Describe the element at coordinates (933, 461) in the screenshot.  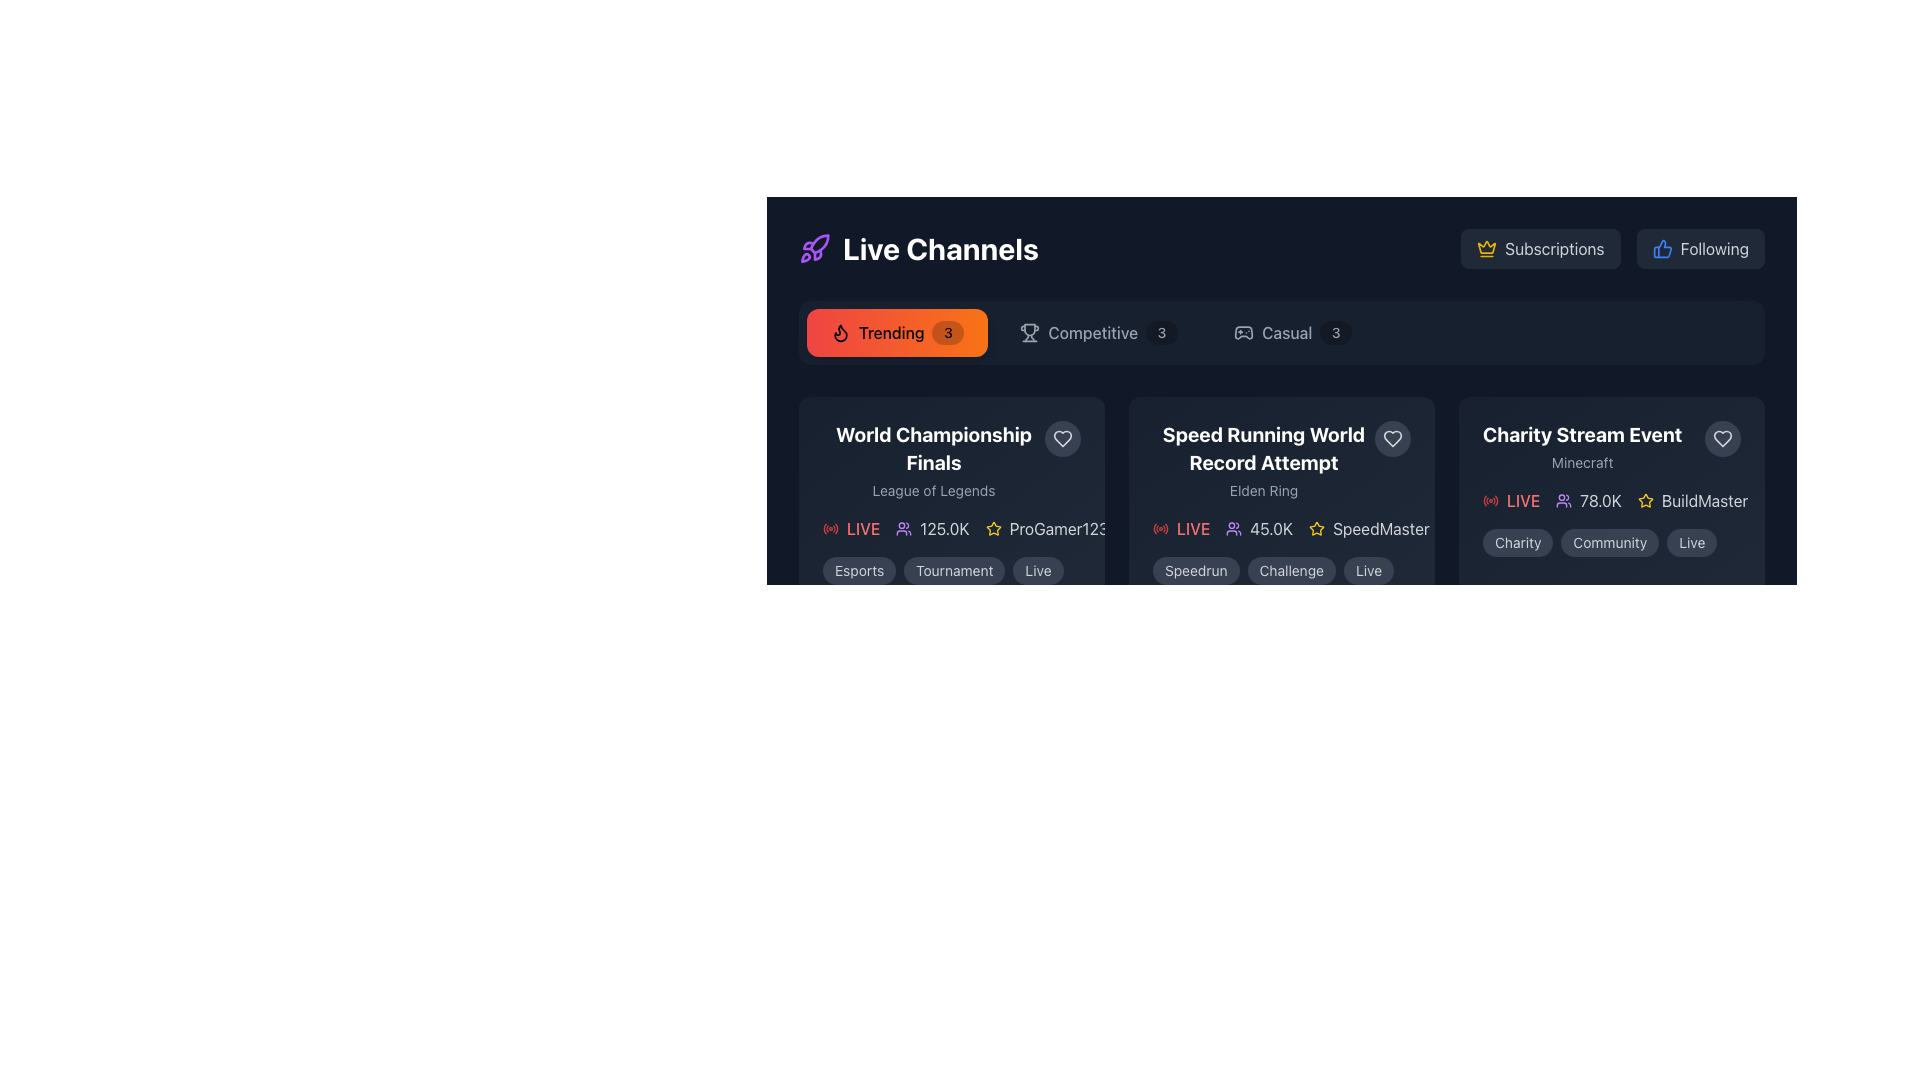
I see `the Text block that provides the title and subtitle for the live streaming event 'World Championship Finals' in the 'Live Channels' section` at that location.